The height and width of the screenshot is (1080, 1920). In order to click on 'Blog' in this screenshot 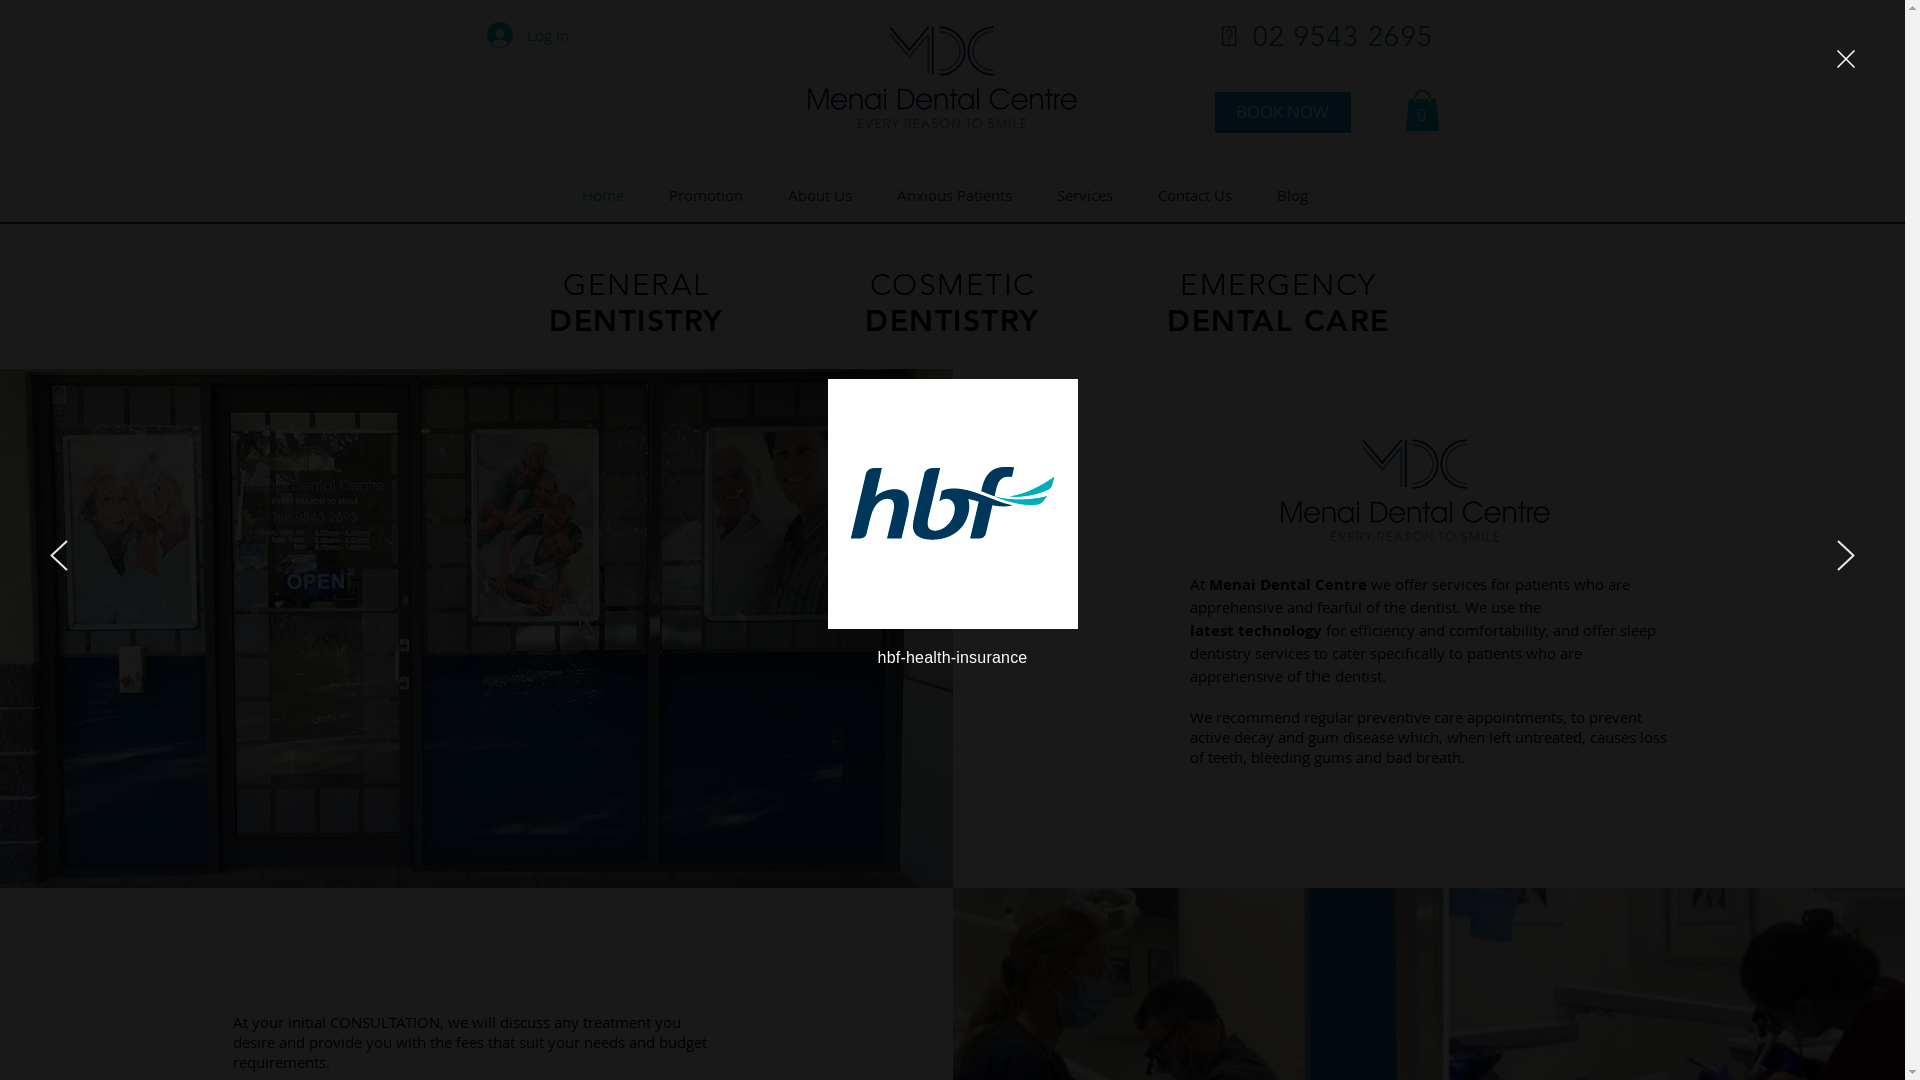, I will do `click(1299, 194)`.